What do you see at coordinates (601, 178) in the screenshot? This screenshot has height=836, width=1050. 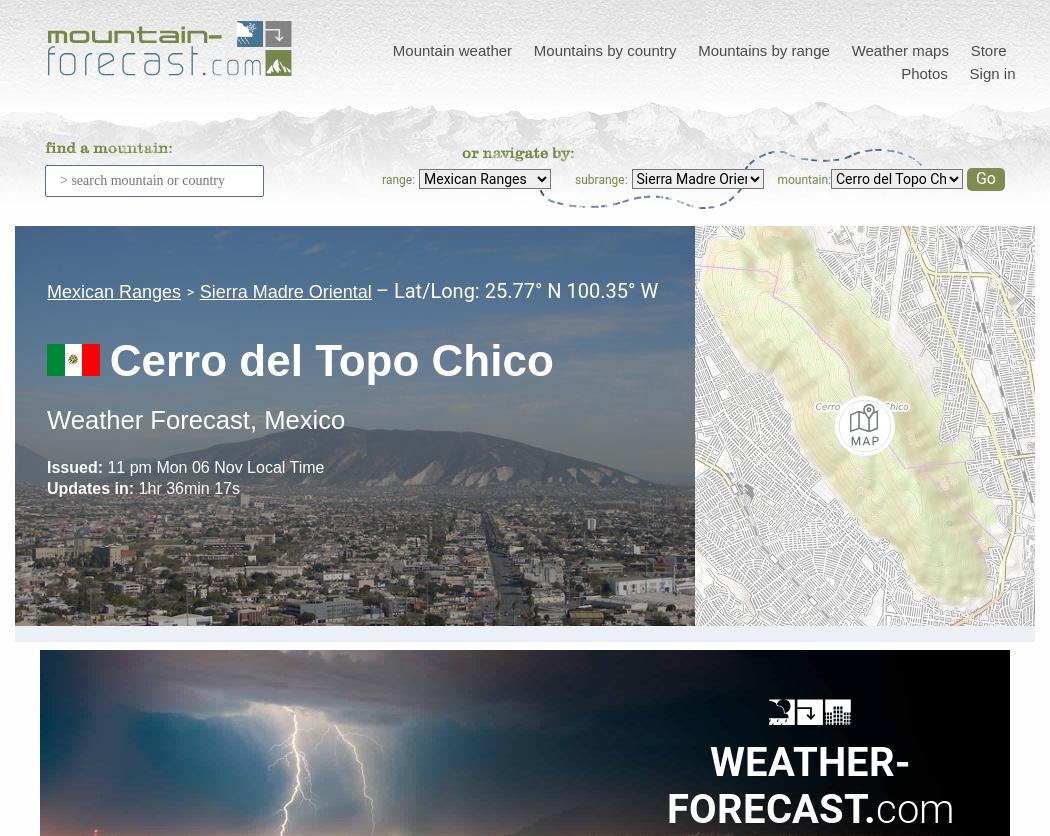 I see `'subrange:'` at bounding box center [601, 178].